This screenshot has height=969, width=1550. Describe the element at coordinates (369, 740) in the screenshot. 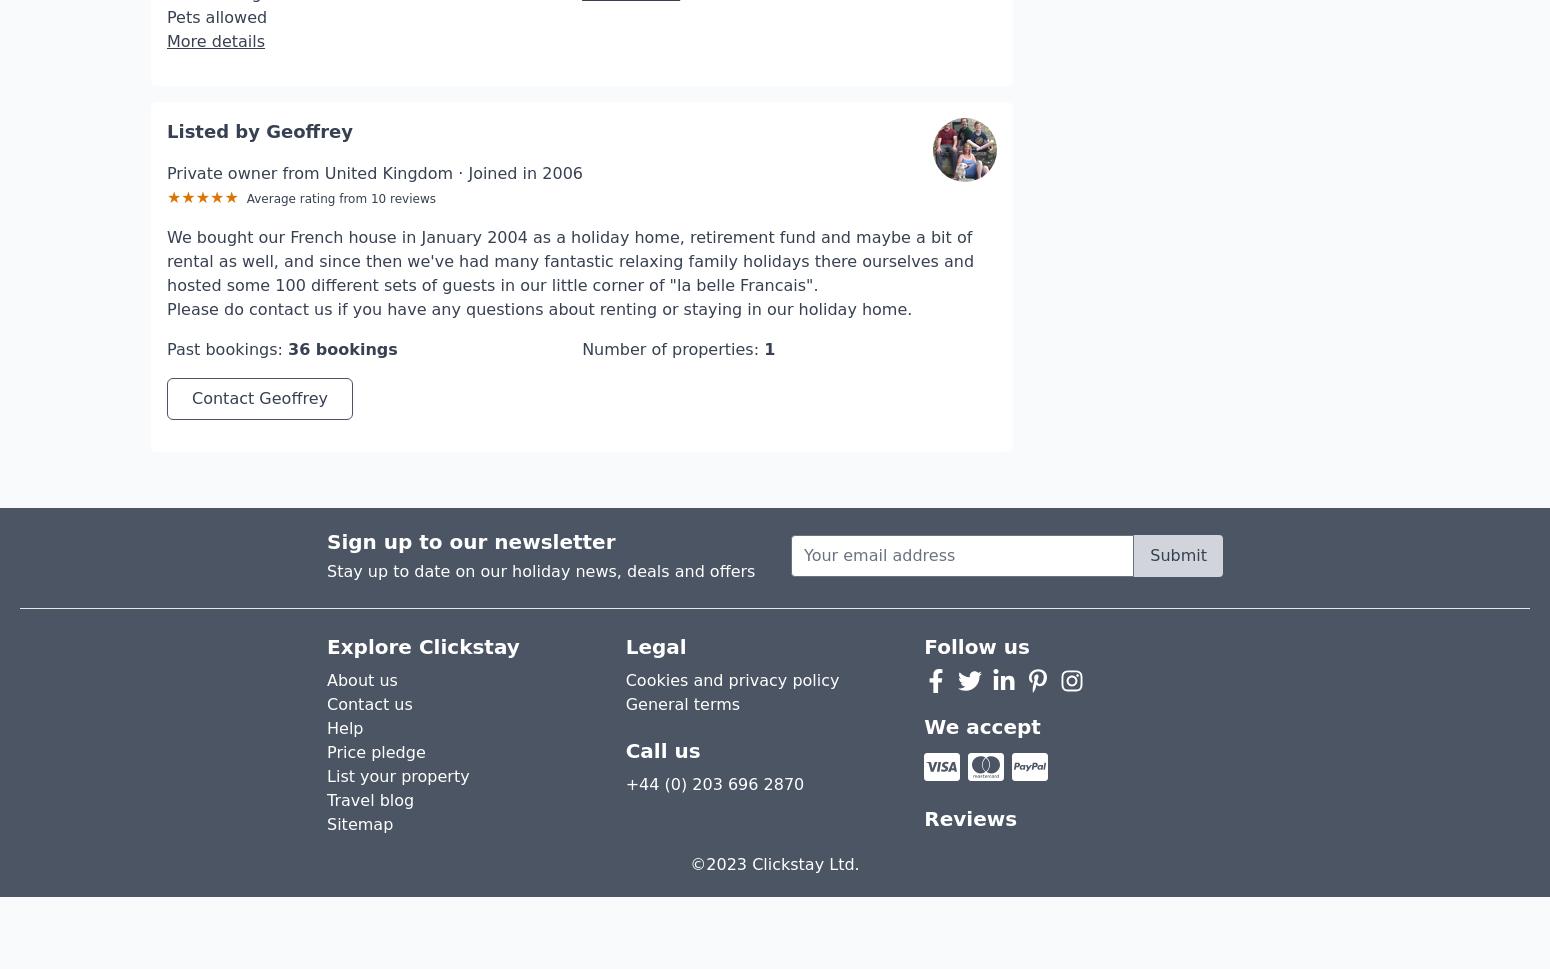

I see `'Travel blog'` at that location.